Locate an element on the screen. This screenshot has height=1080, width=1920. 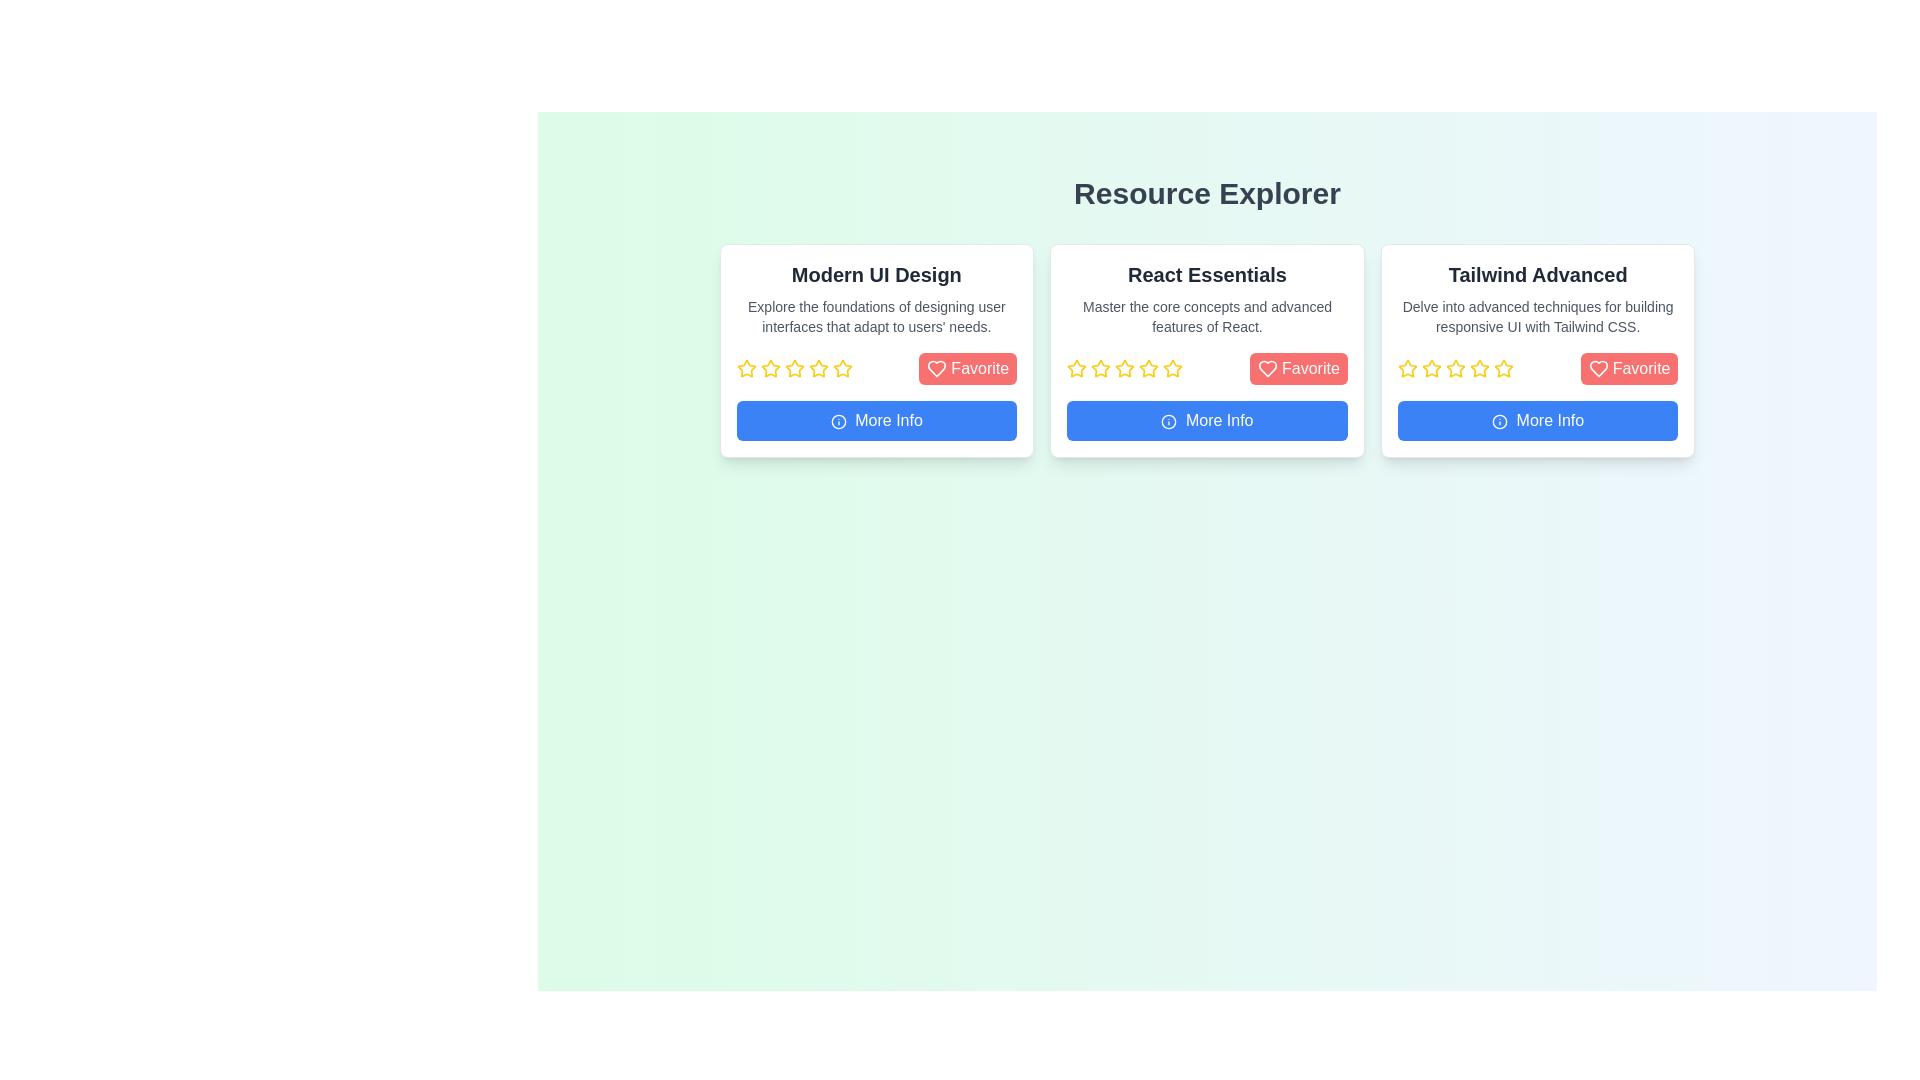
the rectangular button with a blue background and white text reading 'More Info' to trigger hover effects is located at coordinates (1206, 419).